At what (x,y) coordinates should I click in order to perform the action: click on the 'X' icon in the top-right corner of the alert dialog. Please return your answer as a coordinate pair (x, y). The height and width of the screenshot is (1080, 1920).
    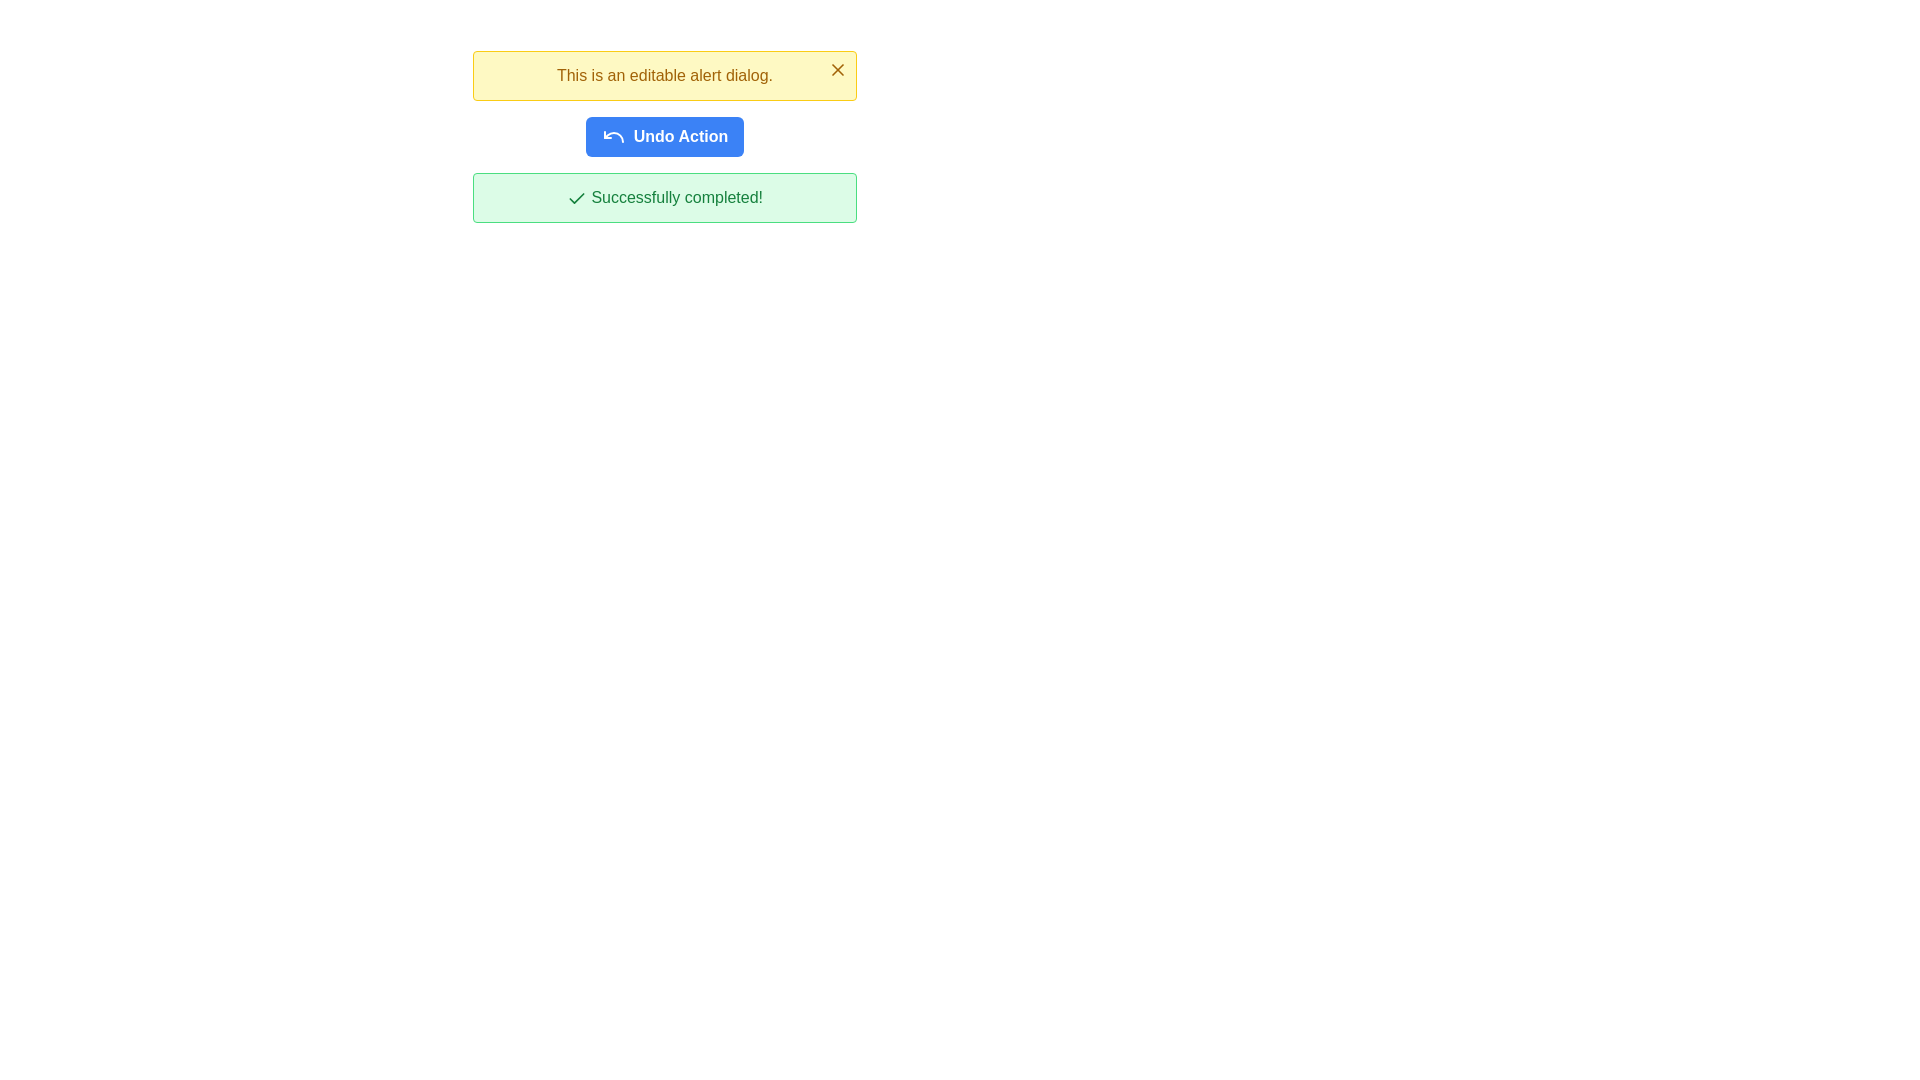
    Looking at the image, I should click on (838, 68).